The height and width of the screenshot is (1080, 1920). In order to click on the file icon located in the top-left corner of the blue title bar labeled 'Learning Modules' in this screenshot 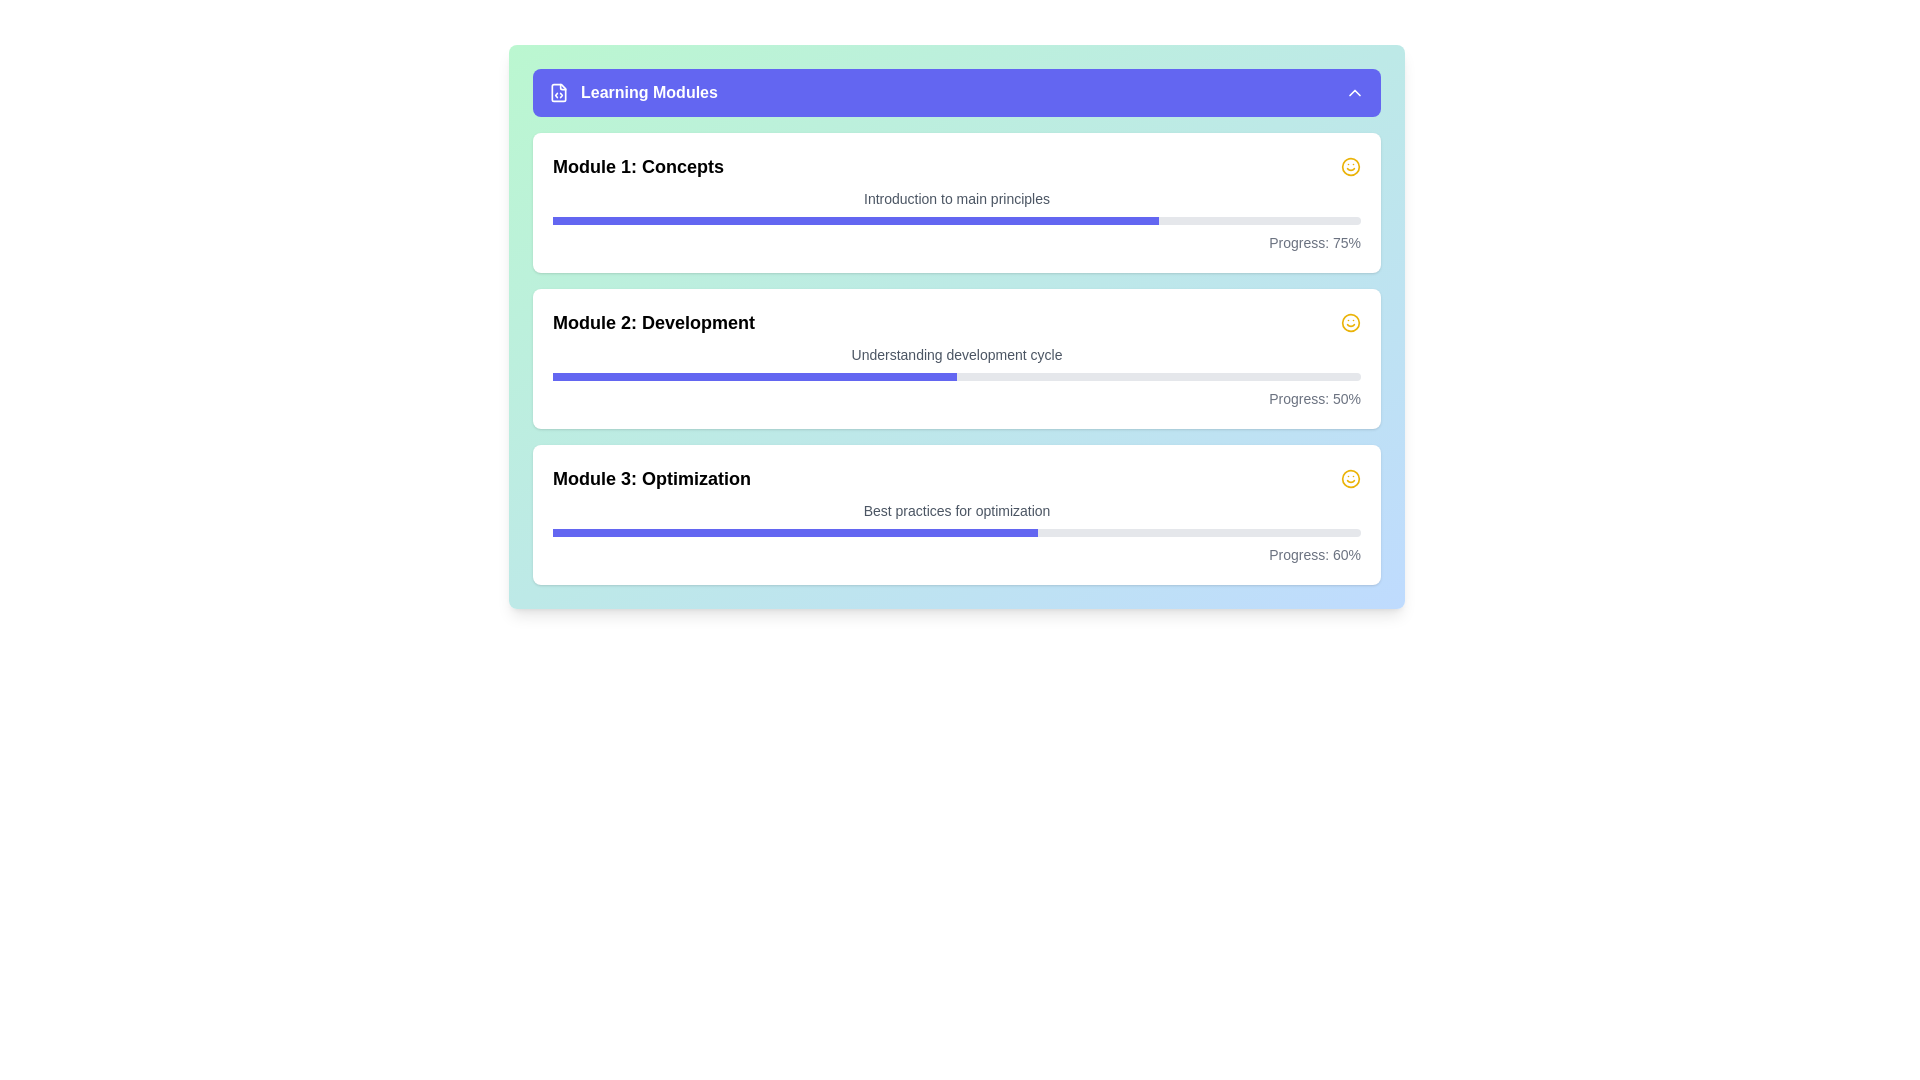, I will do `click(558, 92)`.